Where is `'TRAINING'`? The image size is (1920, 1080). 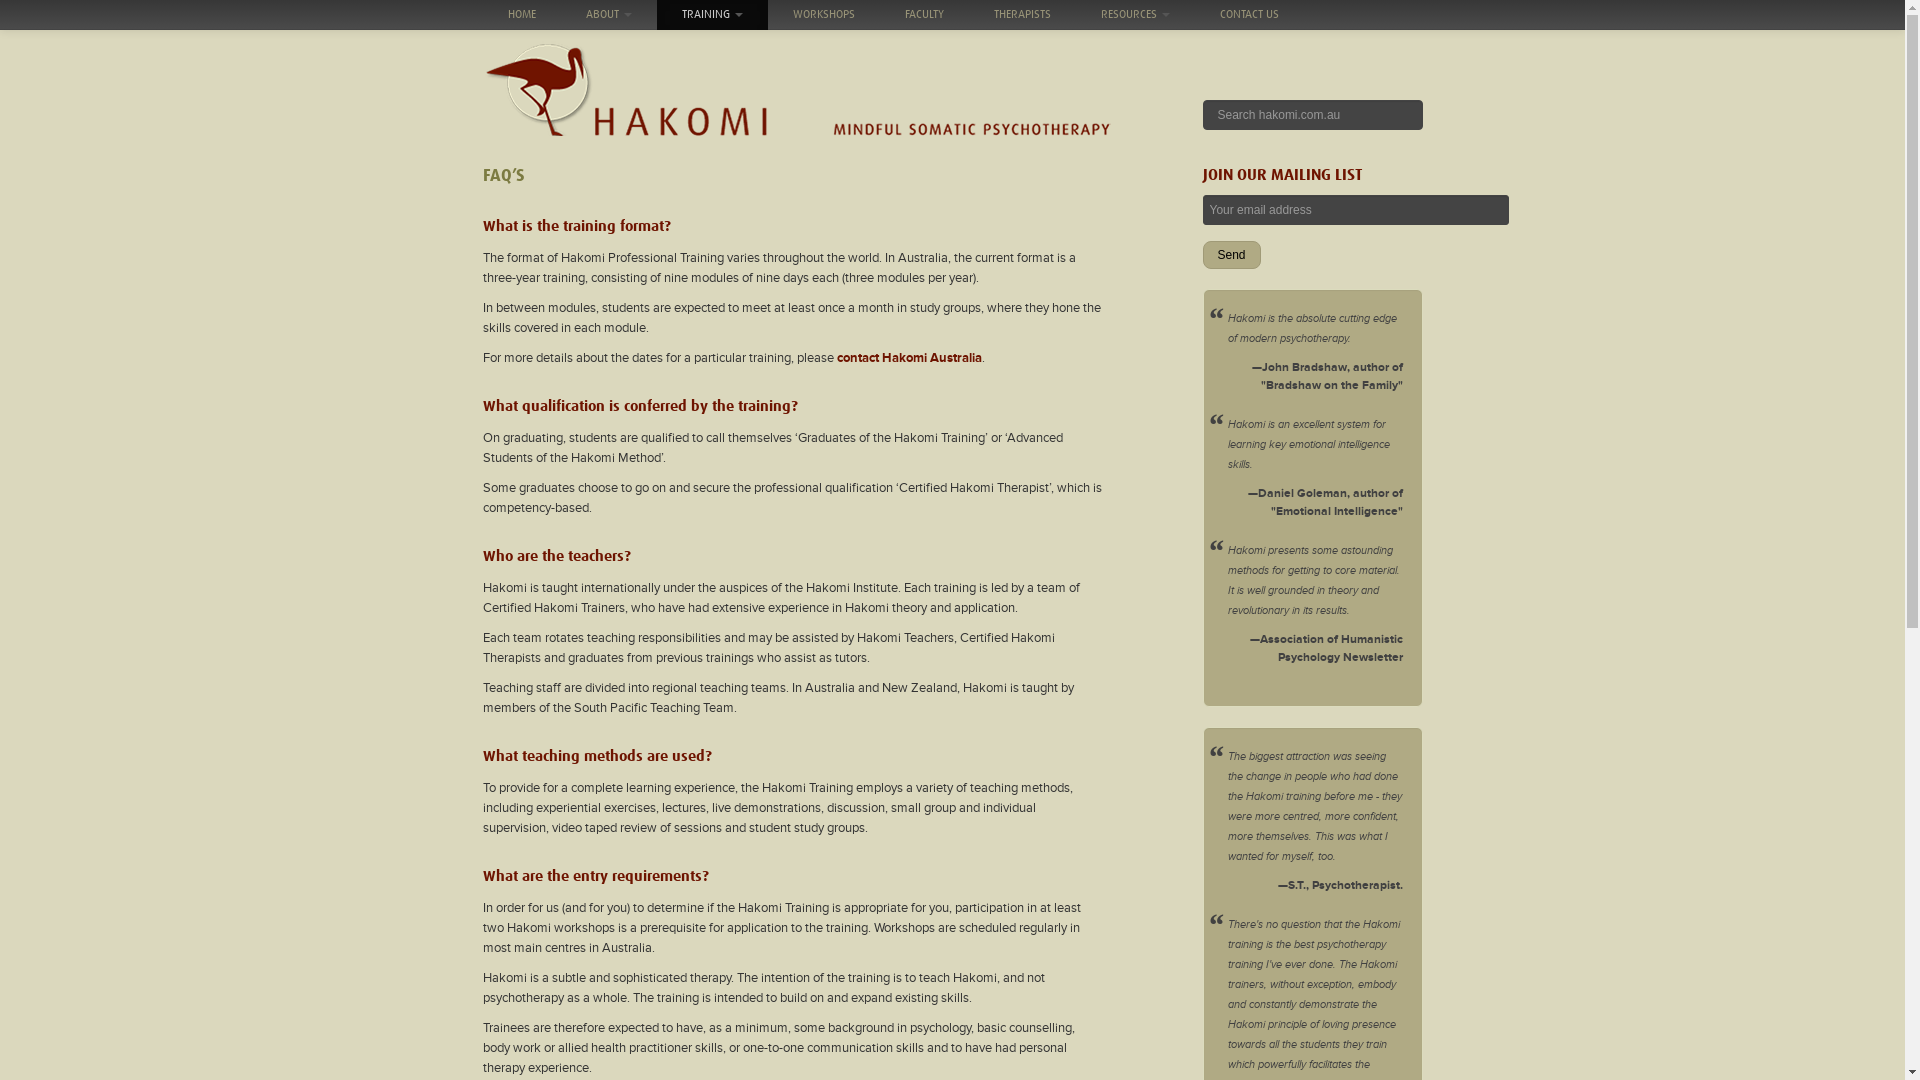 'TRAINING' is located at coordinates (711, 15).